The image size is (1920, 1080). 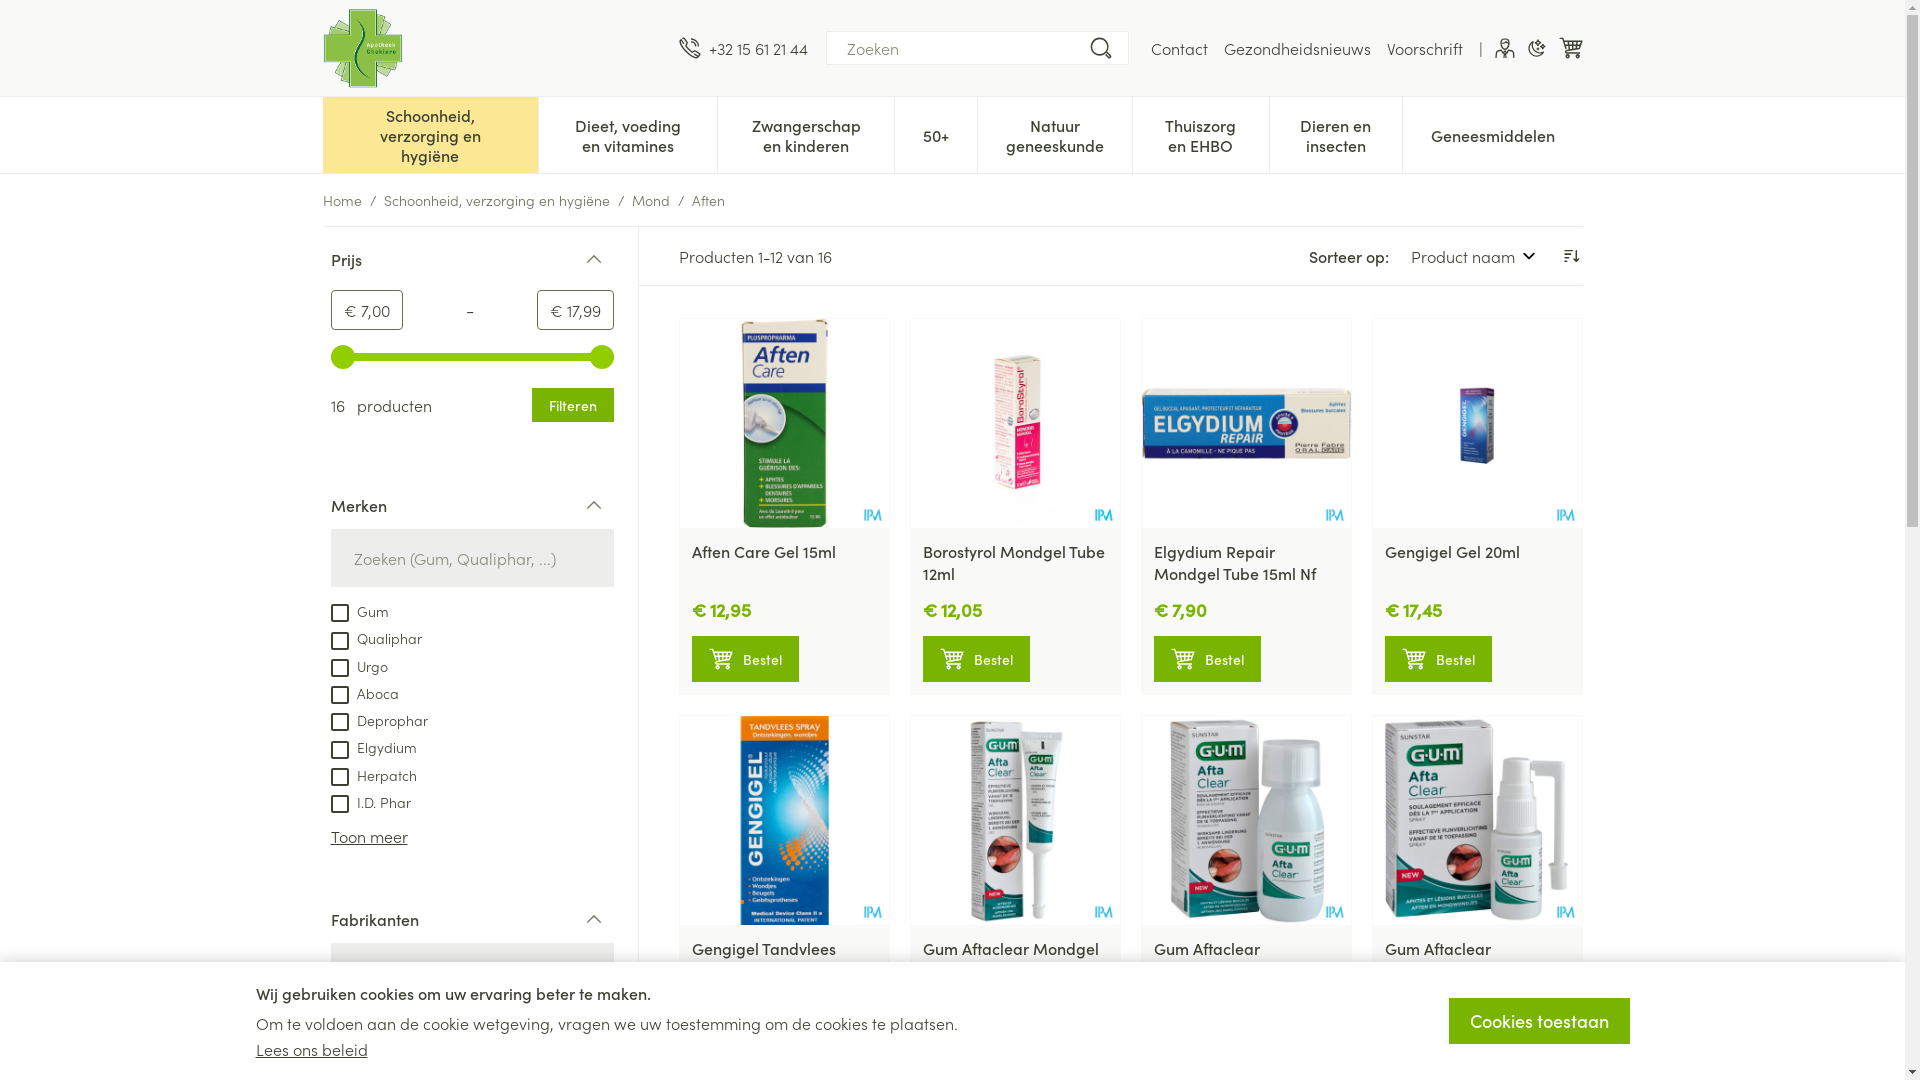 I want to click on 'Contact', so click(x=1178, y=46).